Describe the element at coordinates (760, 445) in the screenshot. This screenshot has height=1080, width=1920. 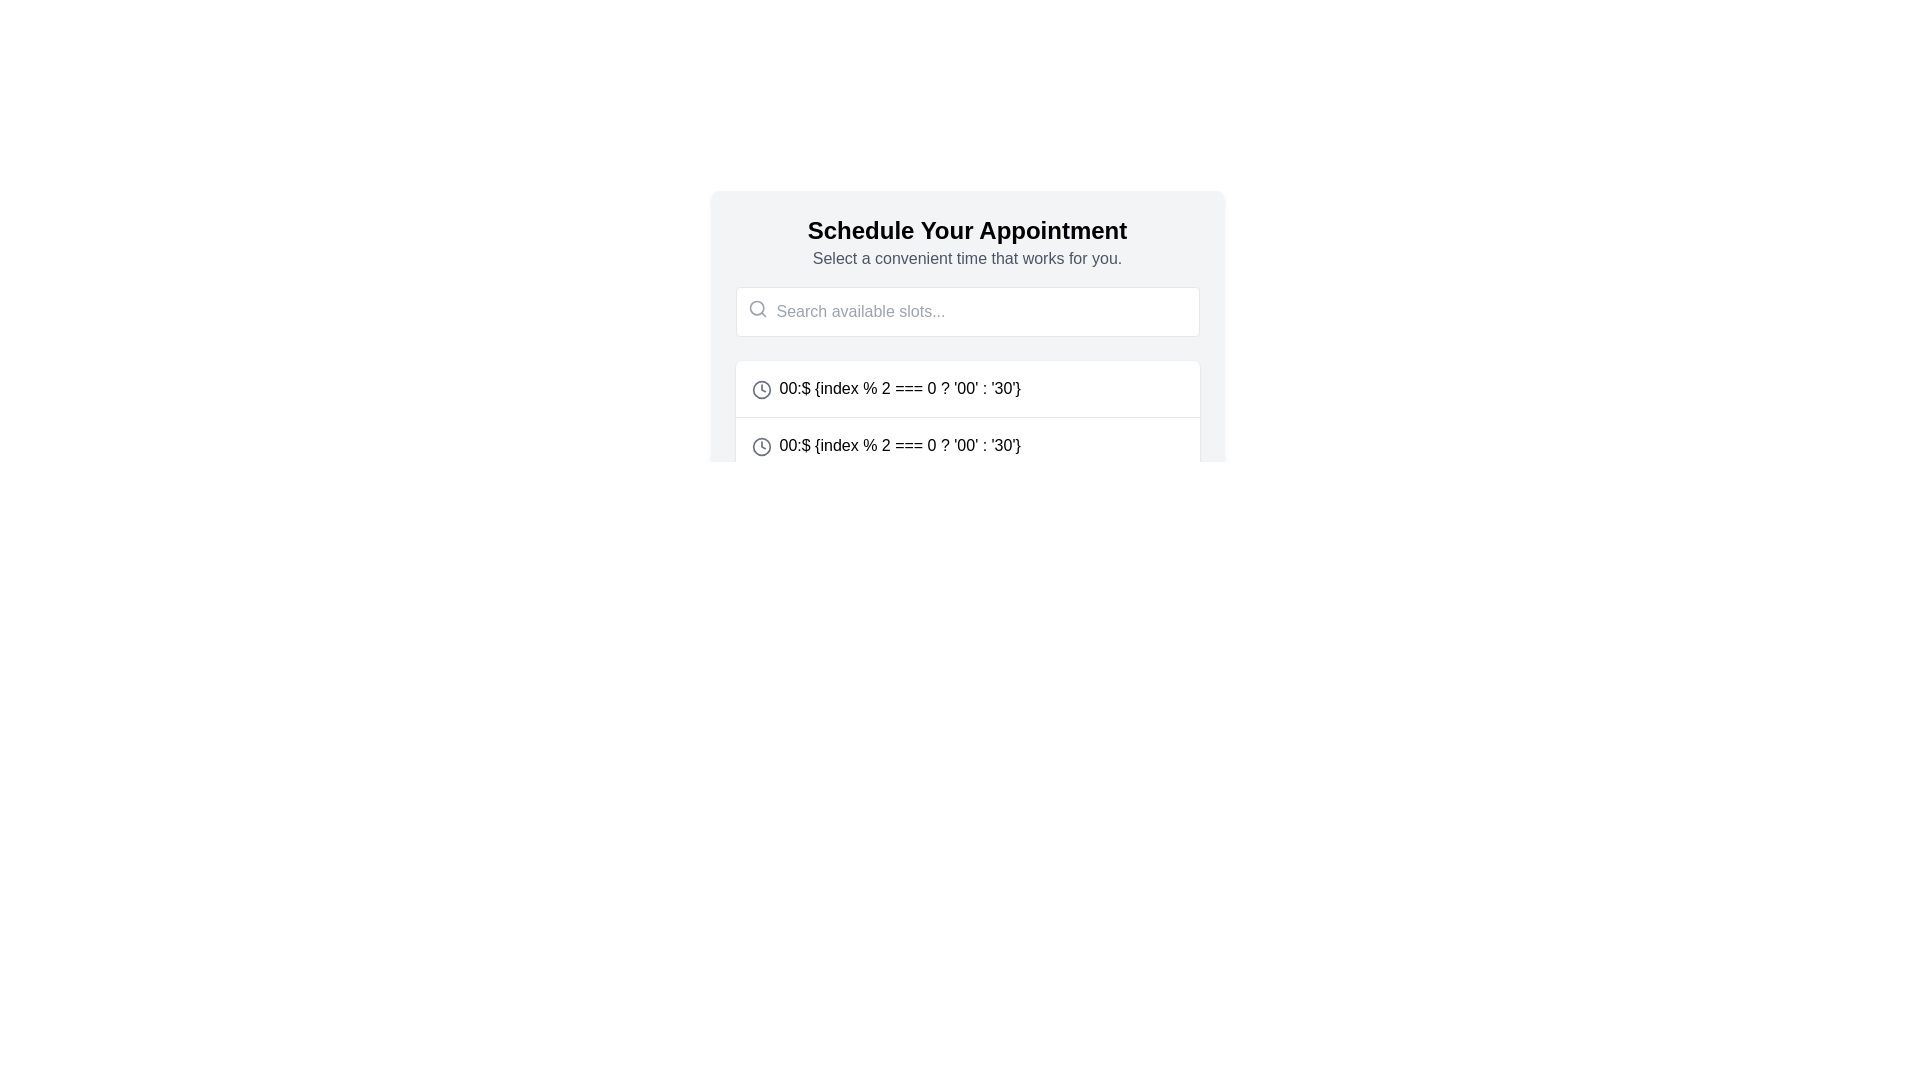
I see `the circular border component of the clock icon, which is used for time slot selection, located to the left of the second time slot` at that location.